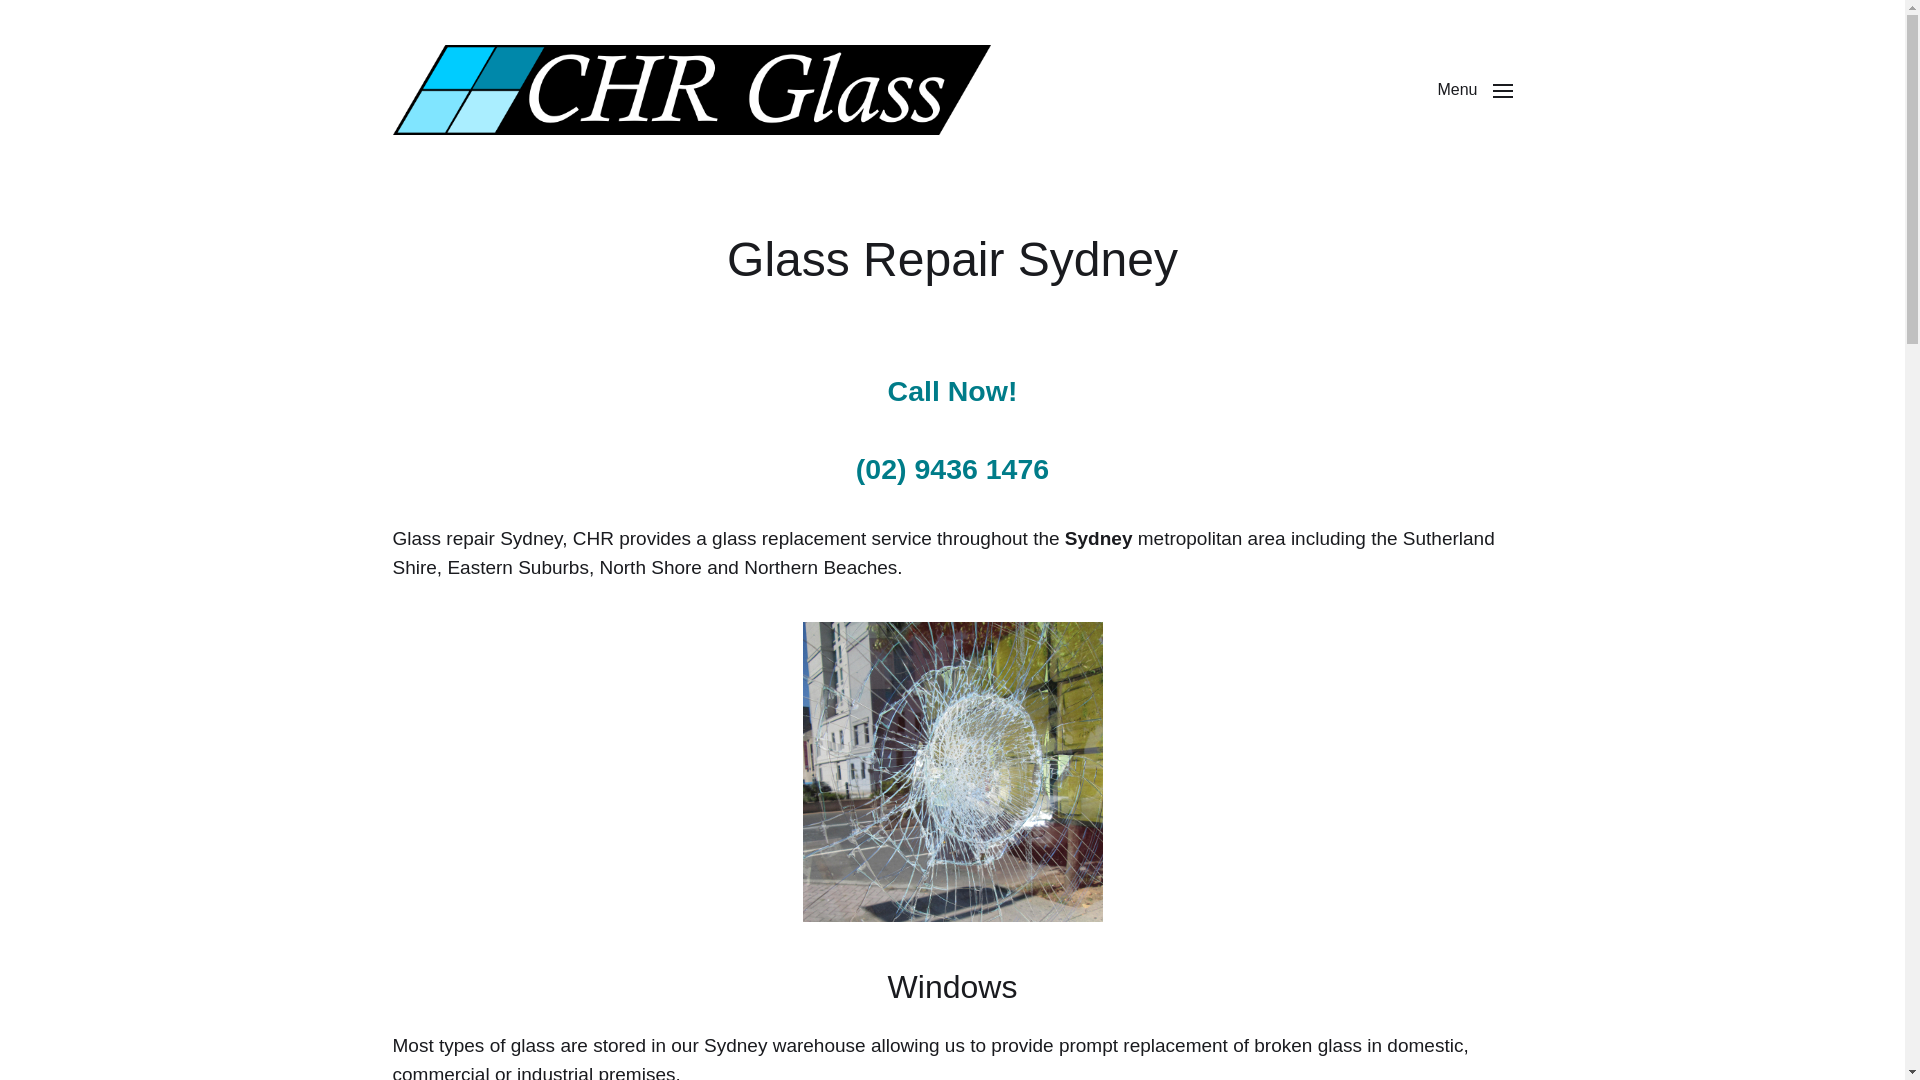 The width and height of the screenshot is (1920, 1080). I want to click on 'Menu', so click(1410, 88).